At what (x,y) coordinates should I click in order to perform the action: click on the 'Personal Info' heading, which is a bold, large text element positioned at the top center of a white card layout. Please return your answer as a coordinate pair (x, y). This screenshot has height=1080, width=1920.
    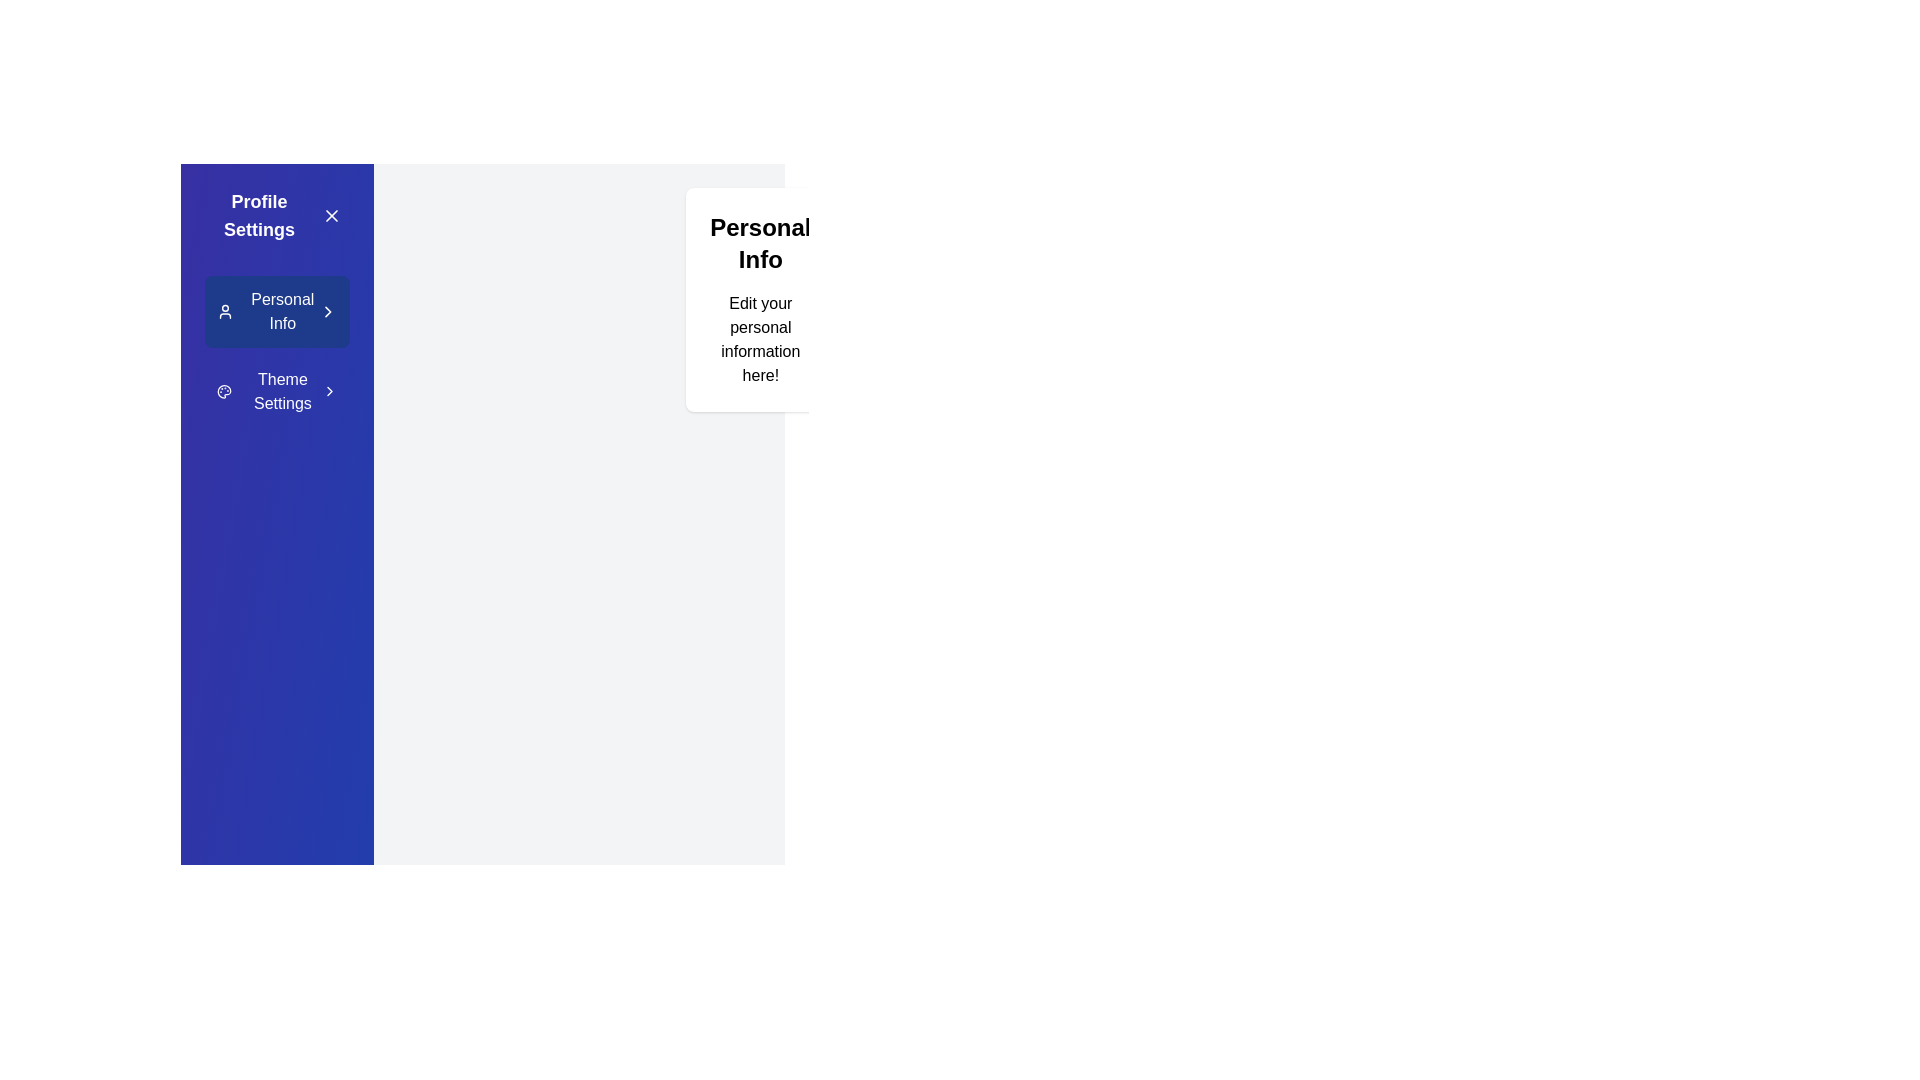
    Looking at the image, I should click on (759, 242).